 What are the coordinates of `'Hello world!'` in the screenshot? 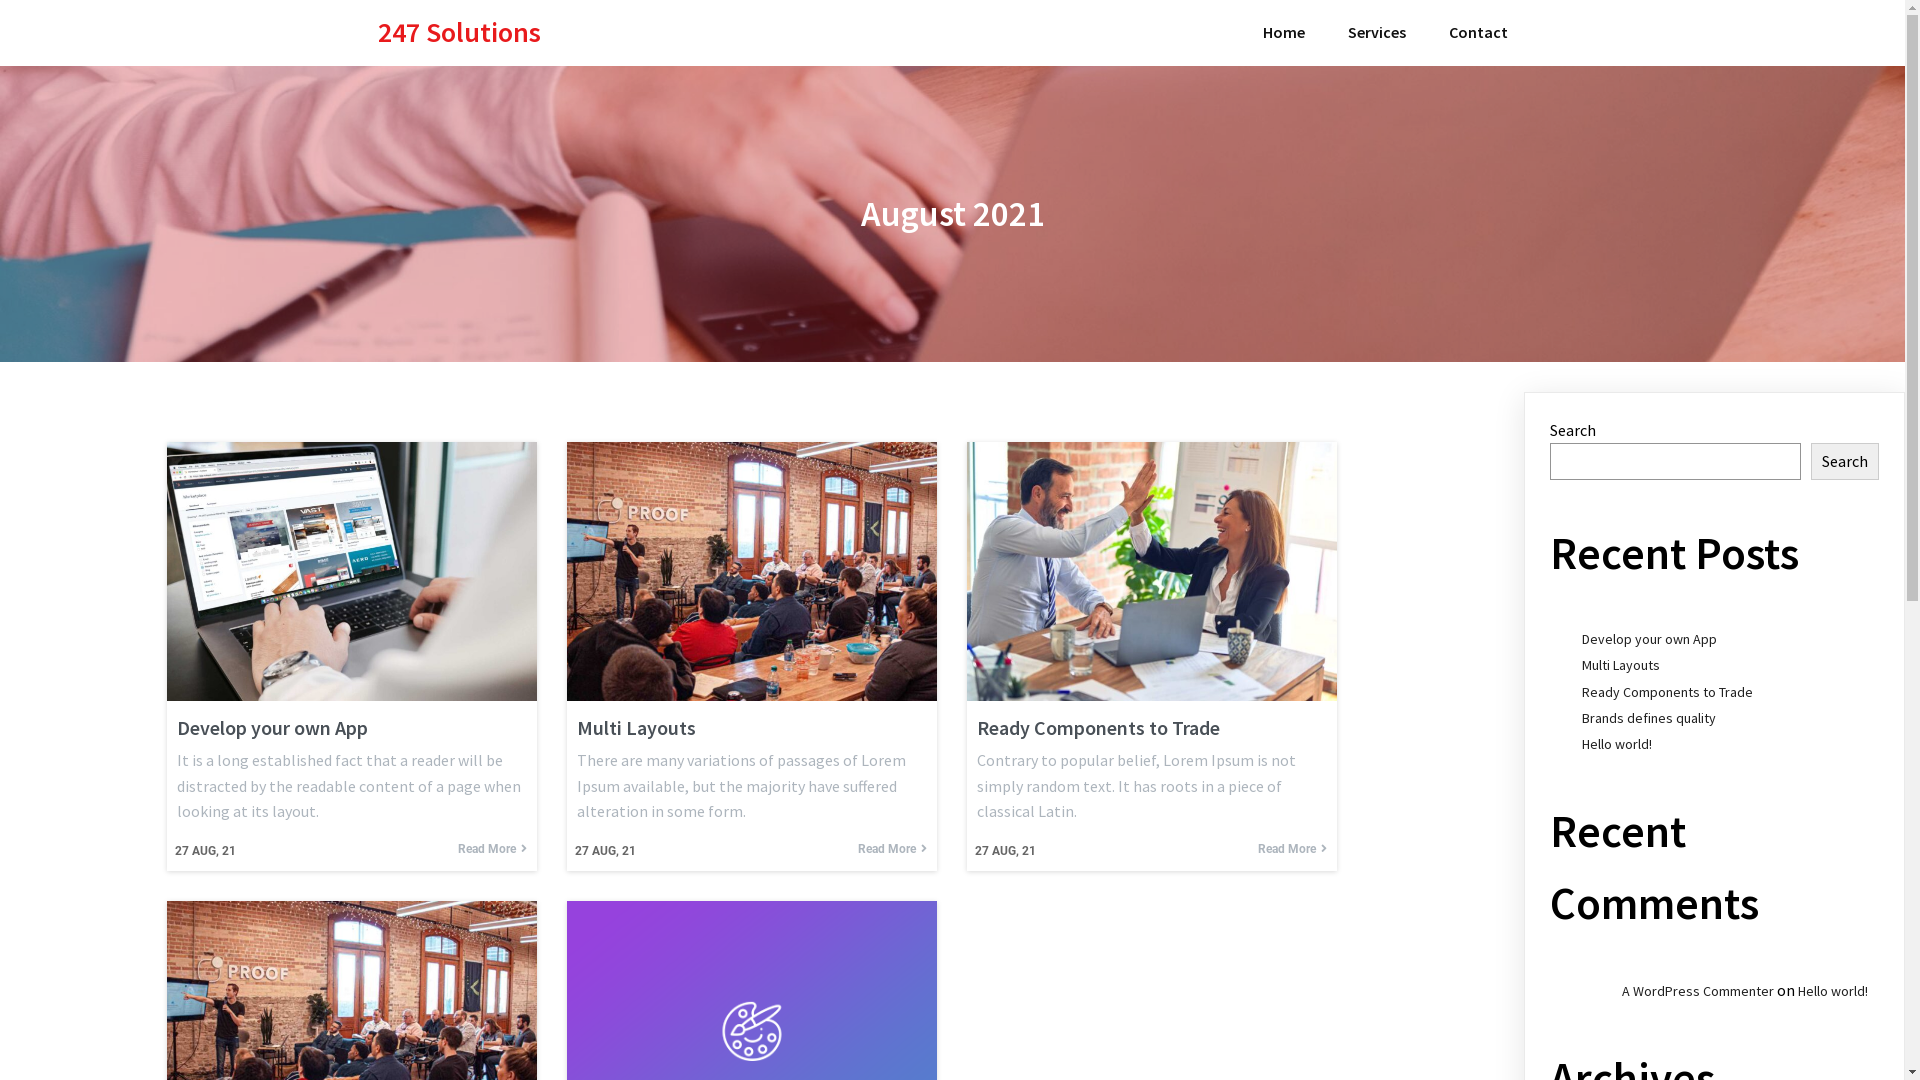 It's located at (1798, 991).